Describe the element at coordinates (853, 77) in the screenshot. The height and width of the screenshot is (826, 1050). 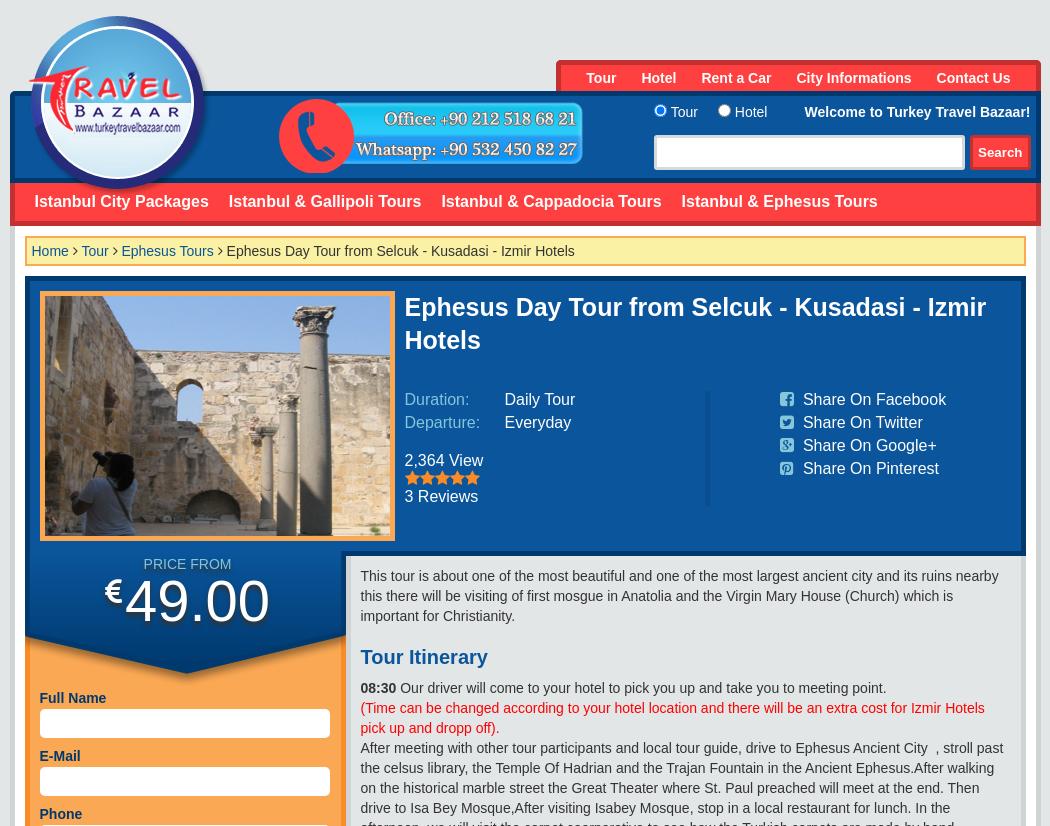
I see `'City Informations'` at that location.